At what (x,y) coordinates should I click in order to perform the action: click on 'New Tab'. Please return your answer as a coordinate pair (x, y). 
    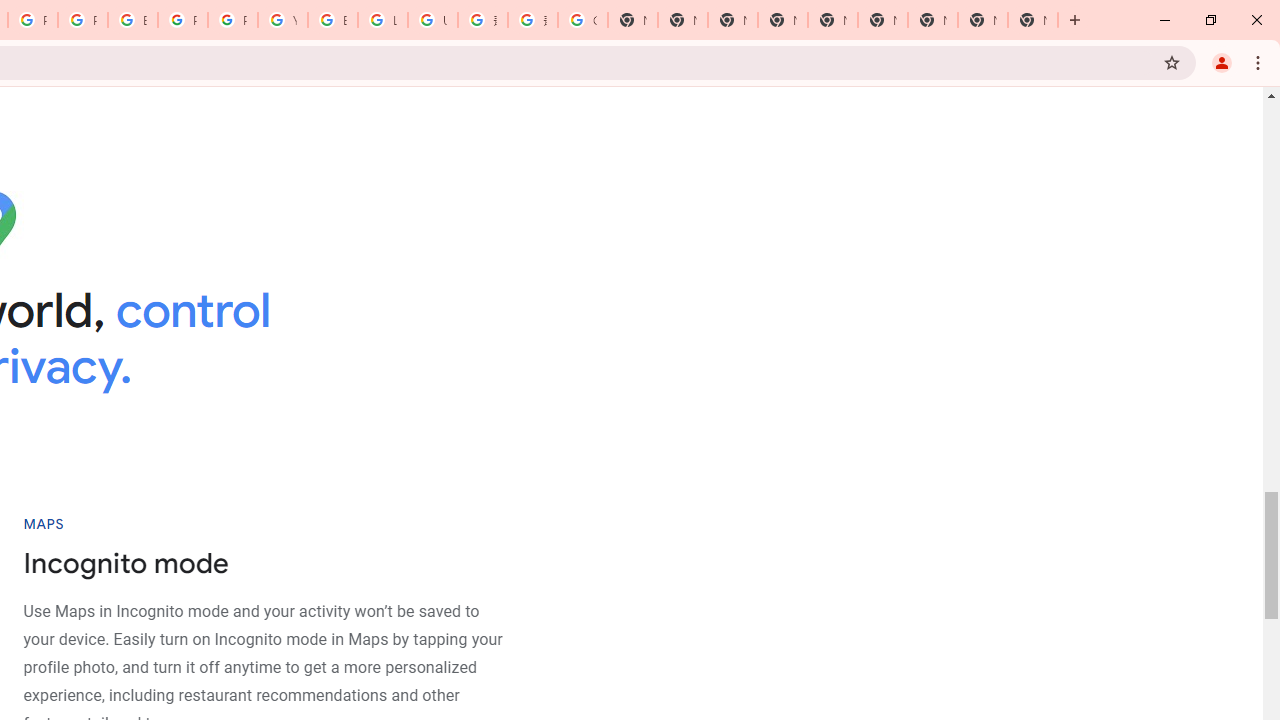
    Looking at the image, I should click on (1032, 20).